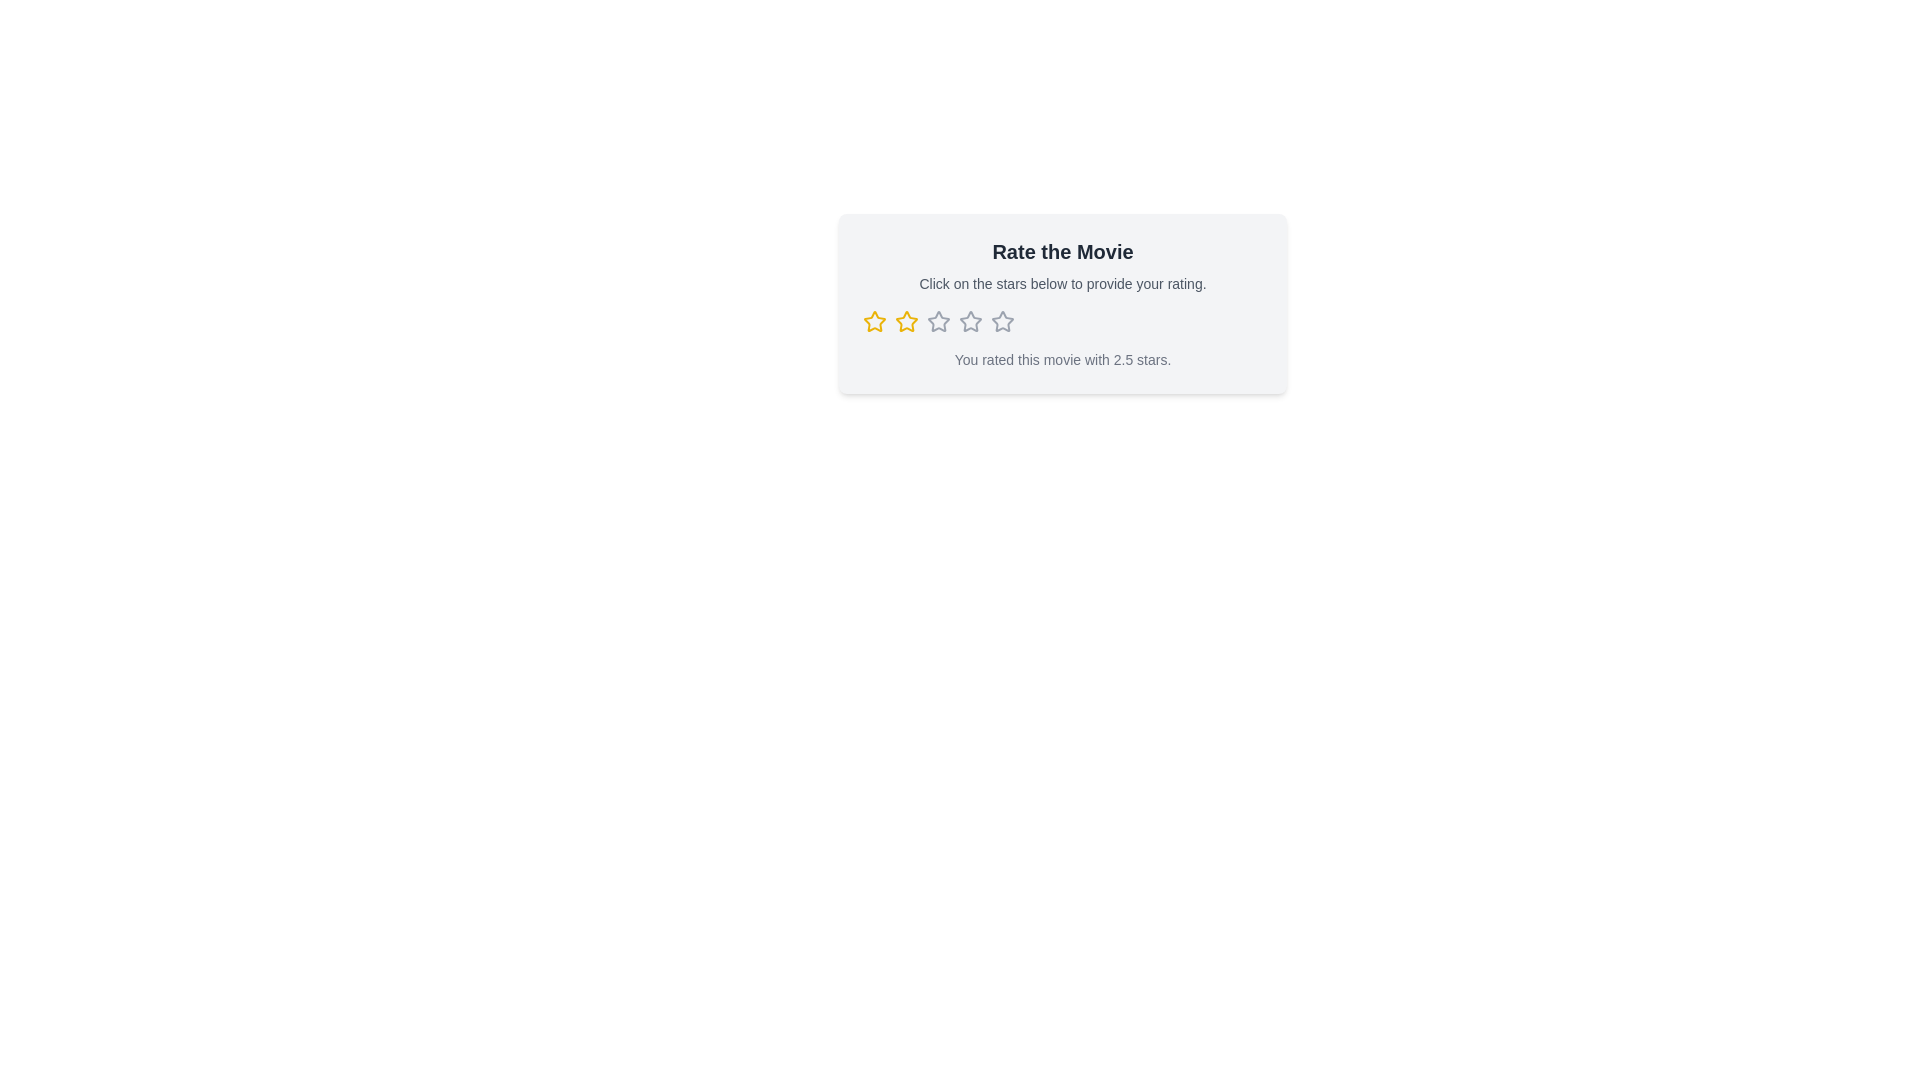  I want to click on the first star icon in the rating system, so click(874, 320).